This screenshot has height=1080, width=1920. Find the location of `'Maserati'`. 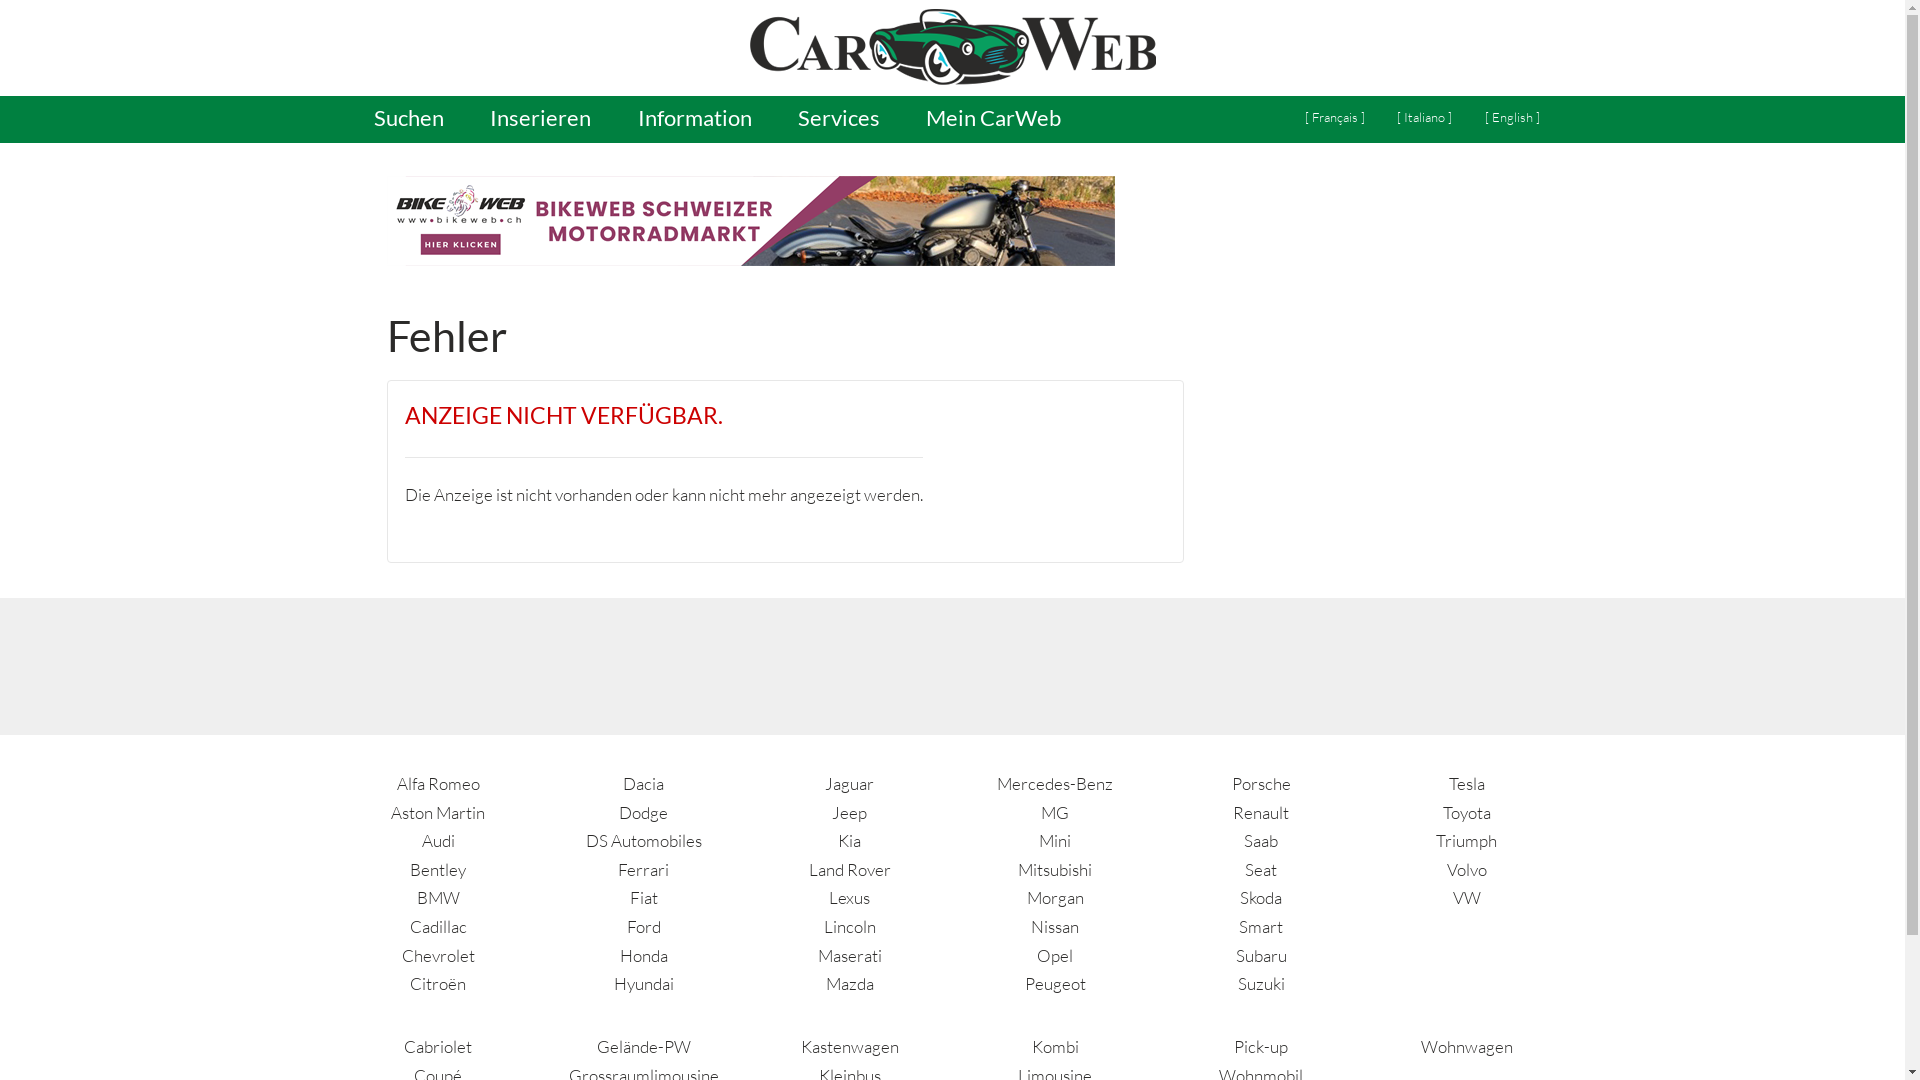

'Maserati' is located at coordinates (849, 954).